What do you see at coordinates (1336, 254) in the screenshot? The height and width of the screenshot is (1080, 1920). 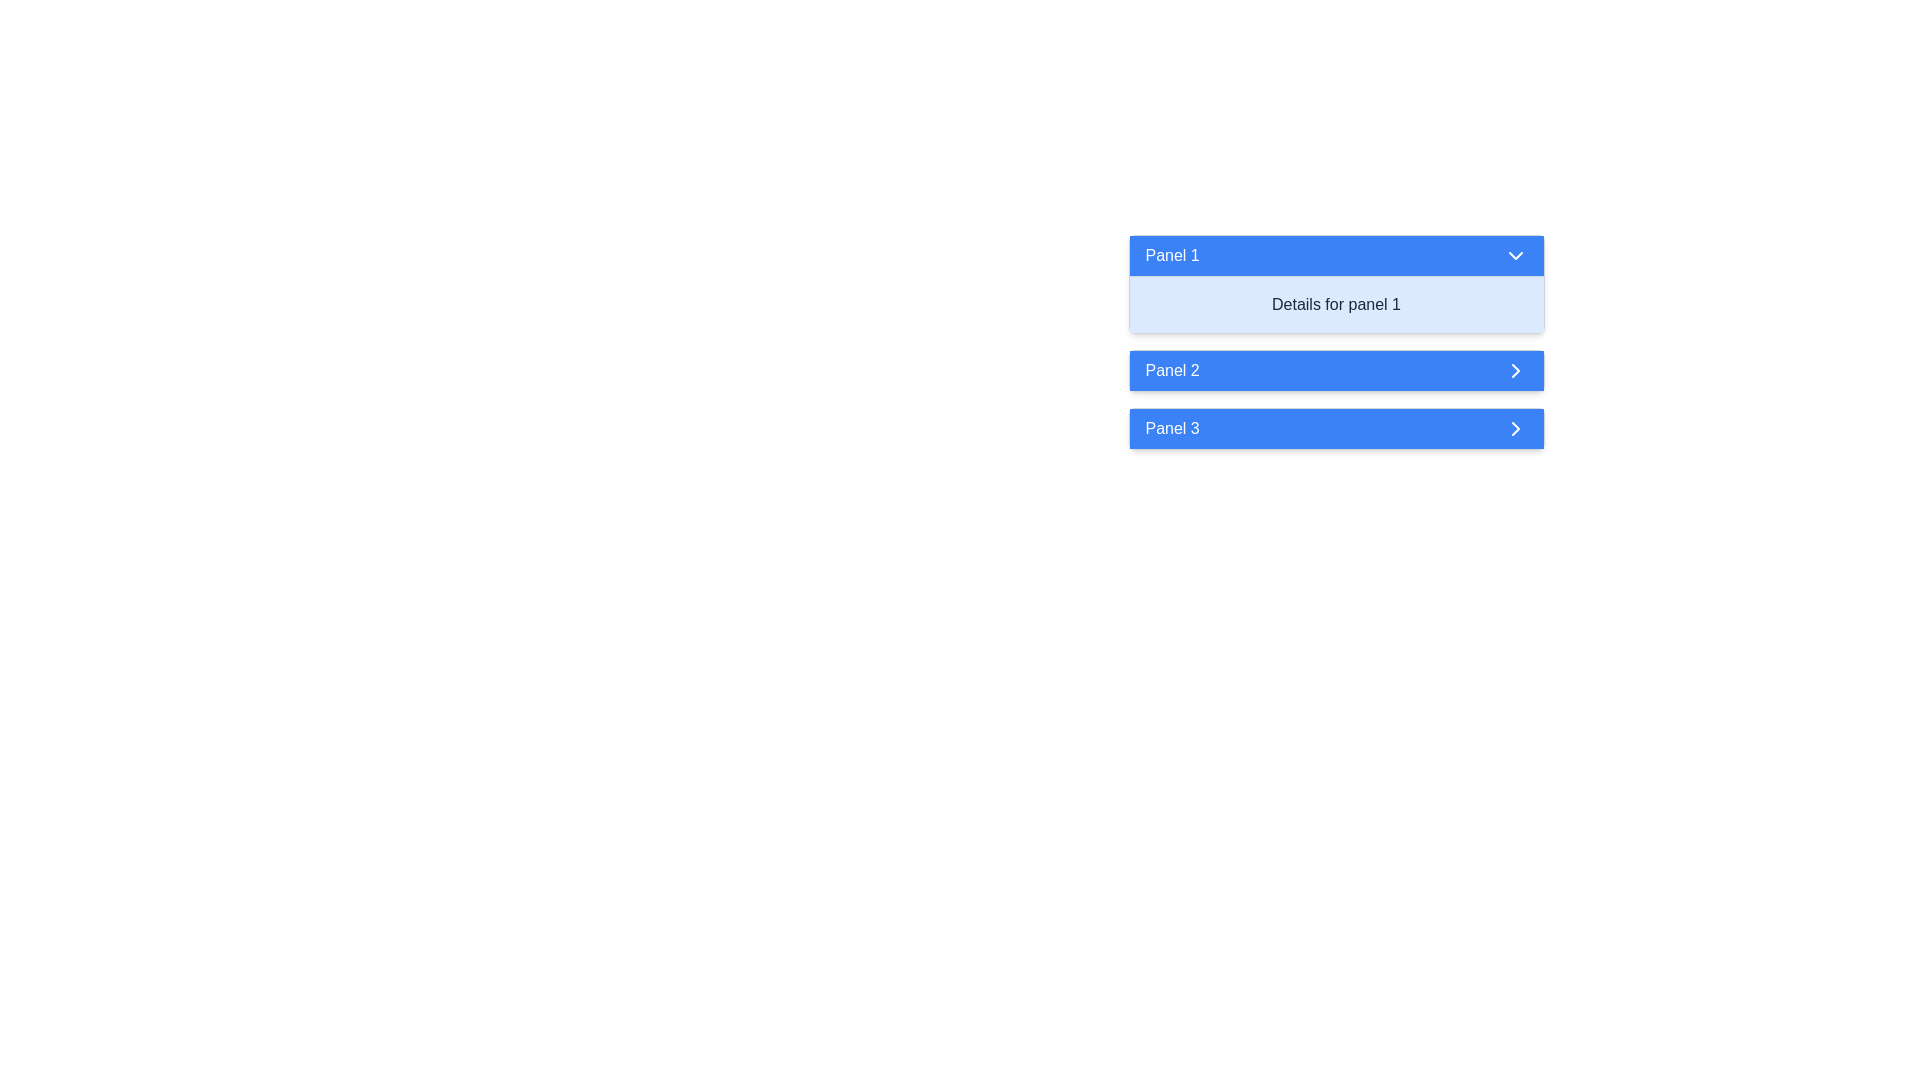 I see `the toggle button located at the top of 'Panel 1'` at bounding box center [1336, 254].